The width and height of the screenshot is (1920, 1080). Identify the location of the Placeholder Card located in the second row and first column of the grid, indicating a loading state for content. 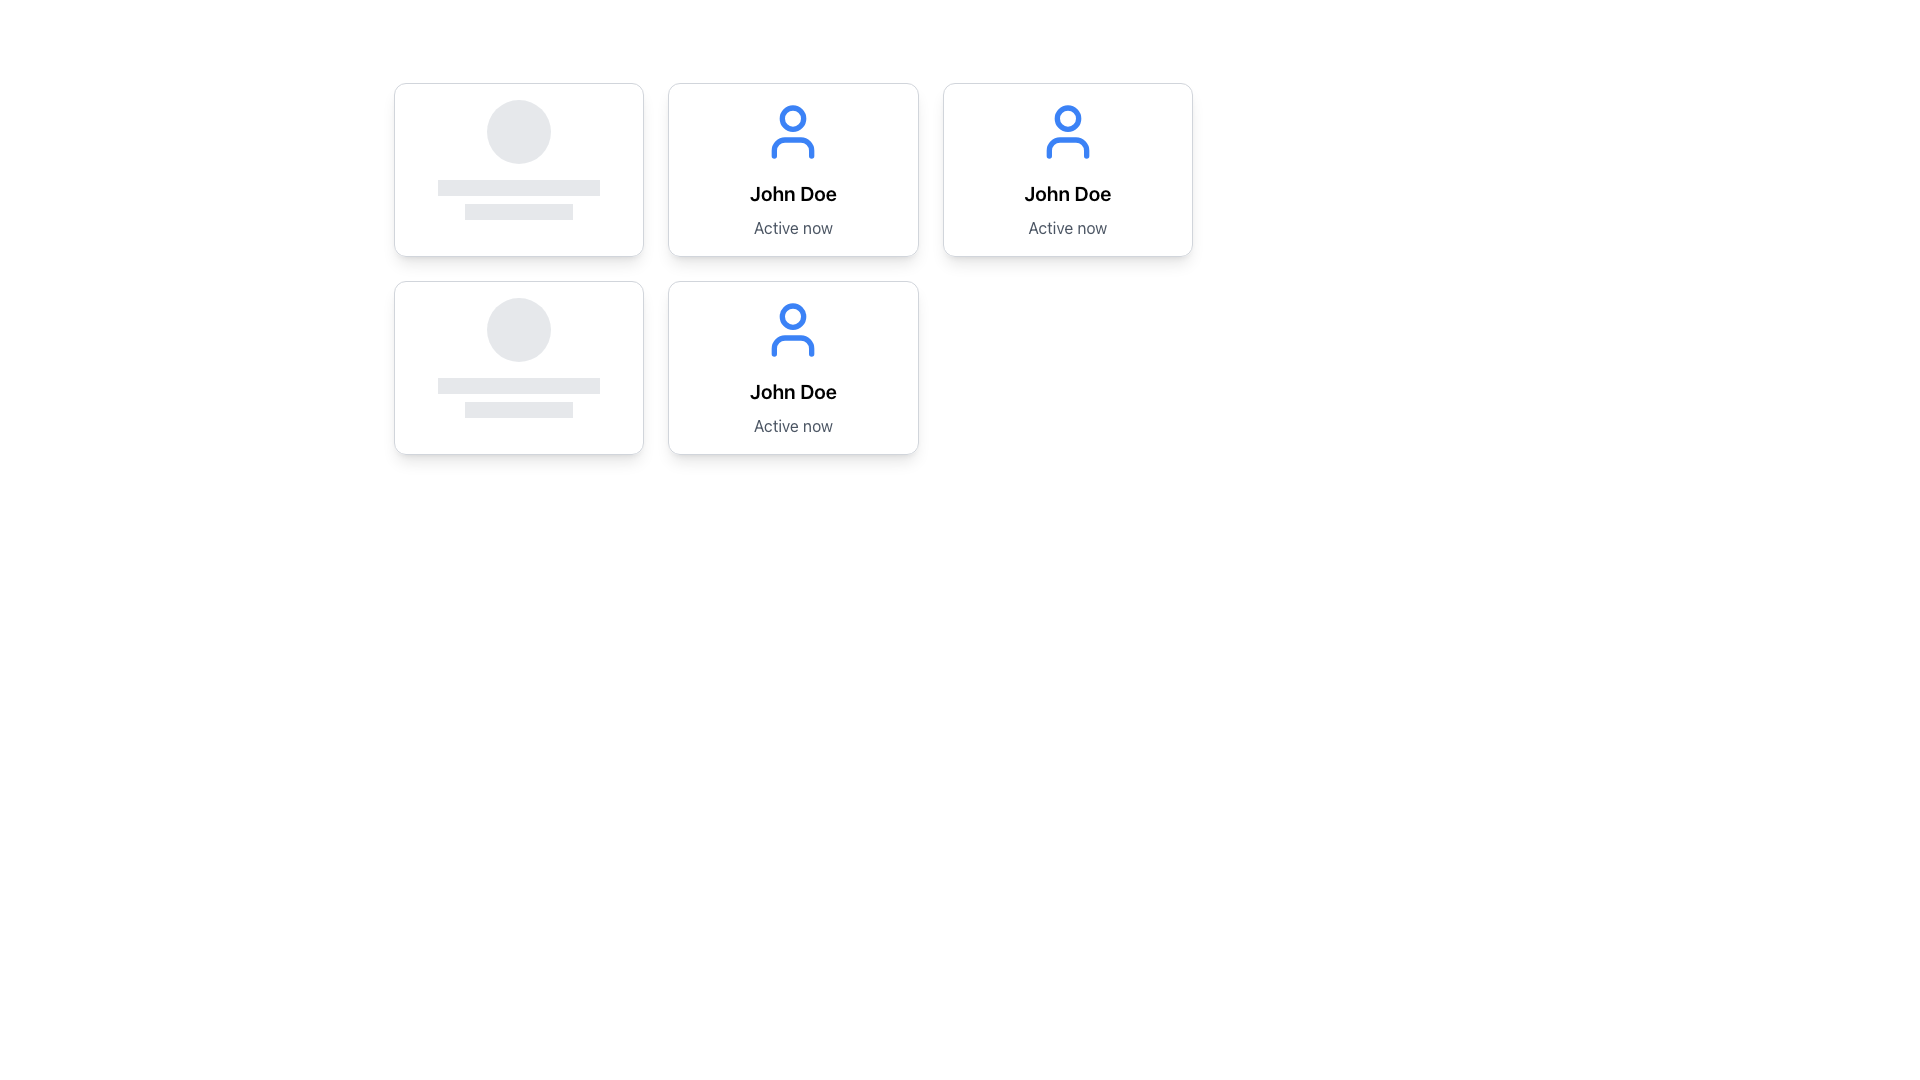
(519, 357).